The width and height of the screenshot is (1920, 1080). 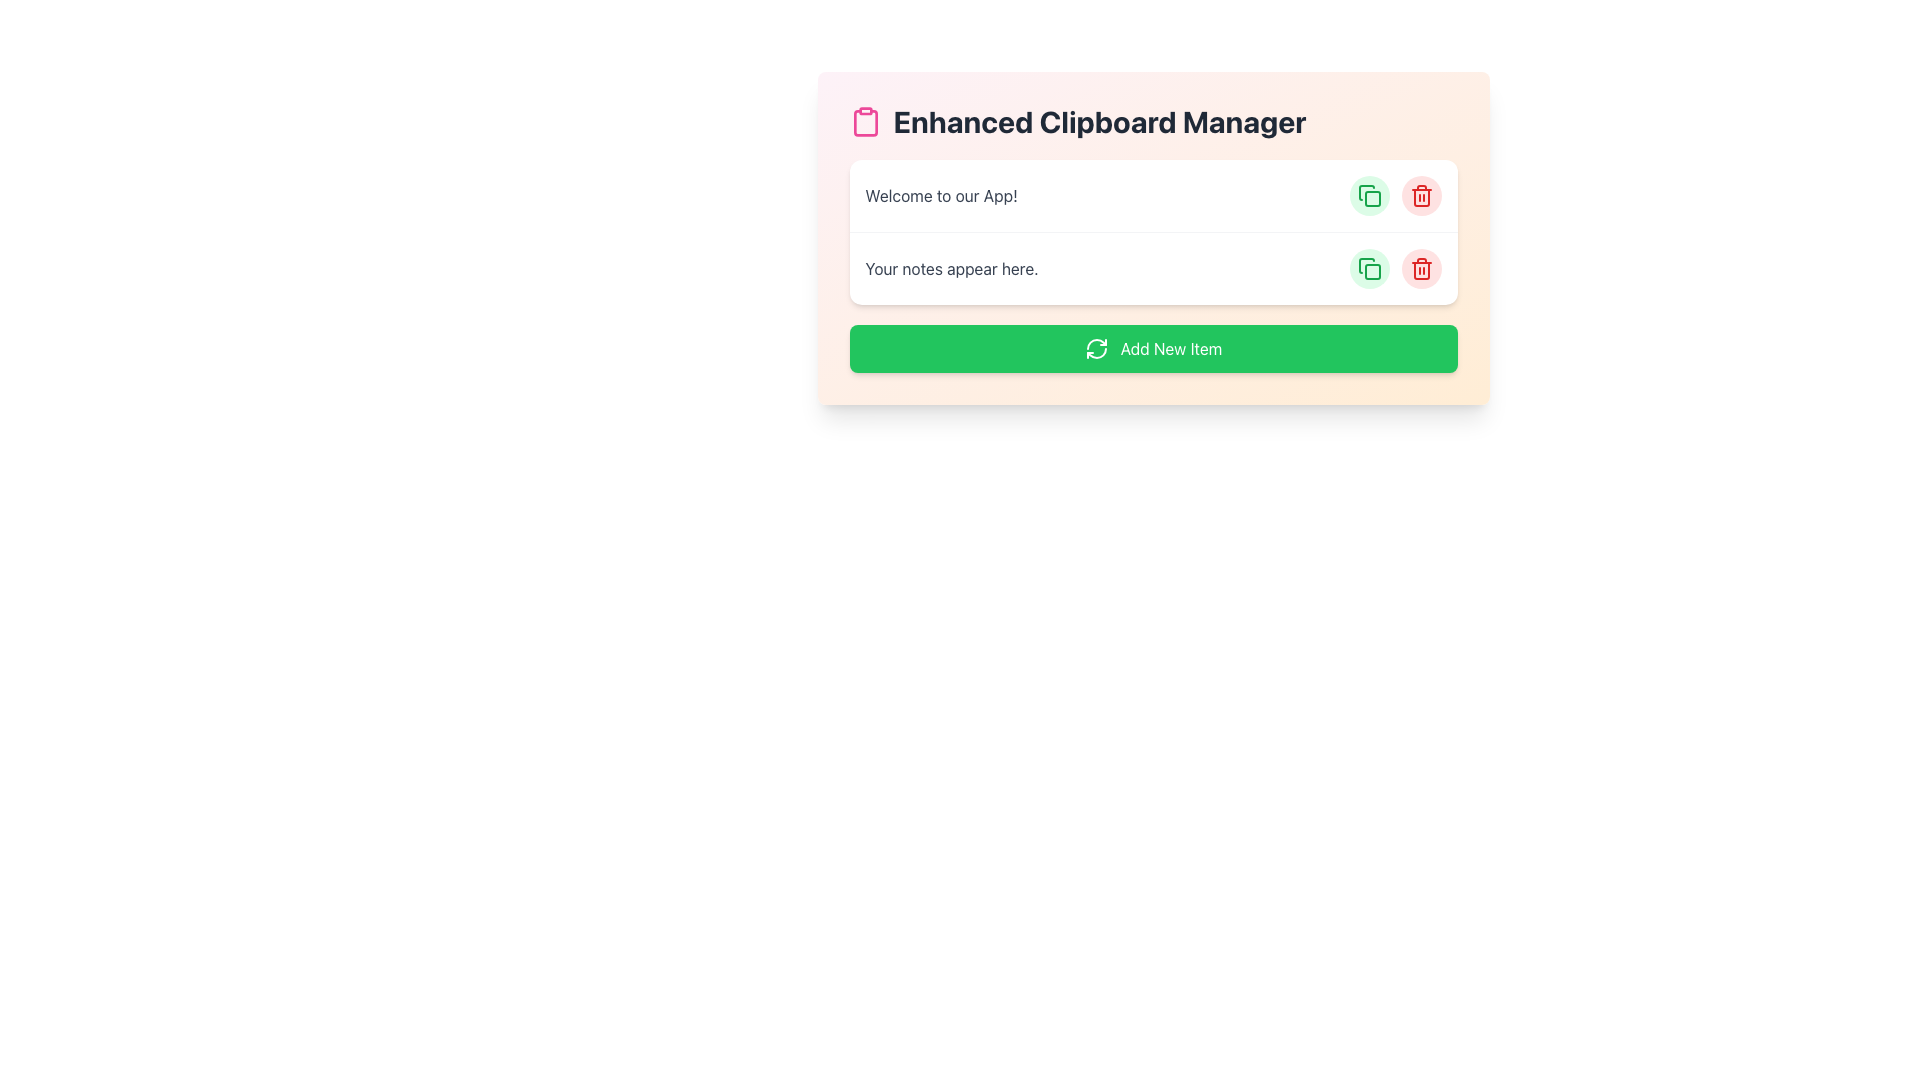 I want to click on the circular delete button with a trash can icon to observe the hover effect, so click(x=1420, y=196).